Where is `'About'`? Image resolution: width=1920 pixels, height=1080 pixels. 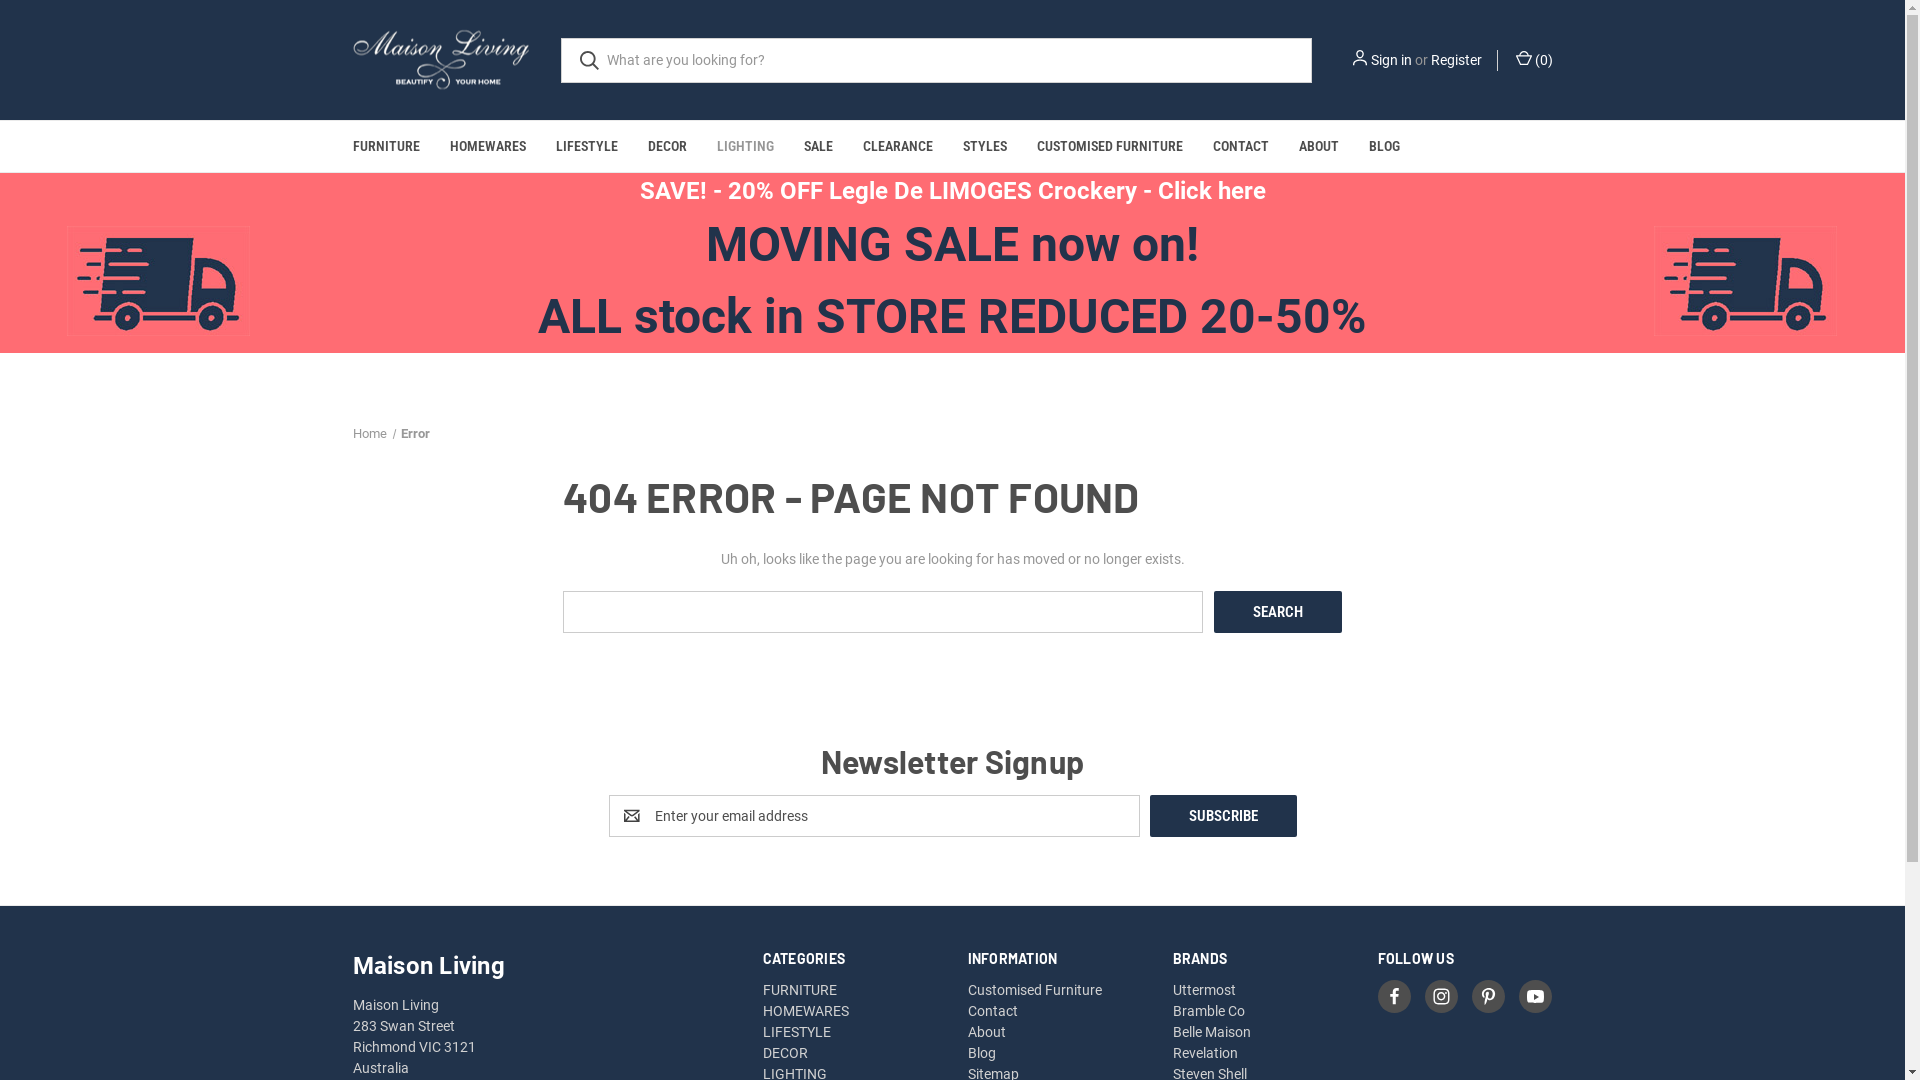
'About' is located at coordinates (987, 1032).